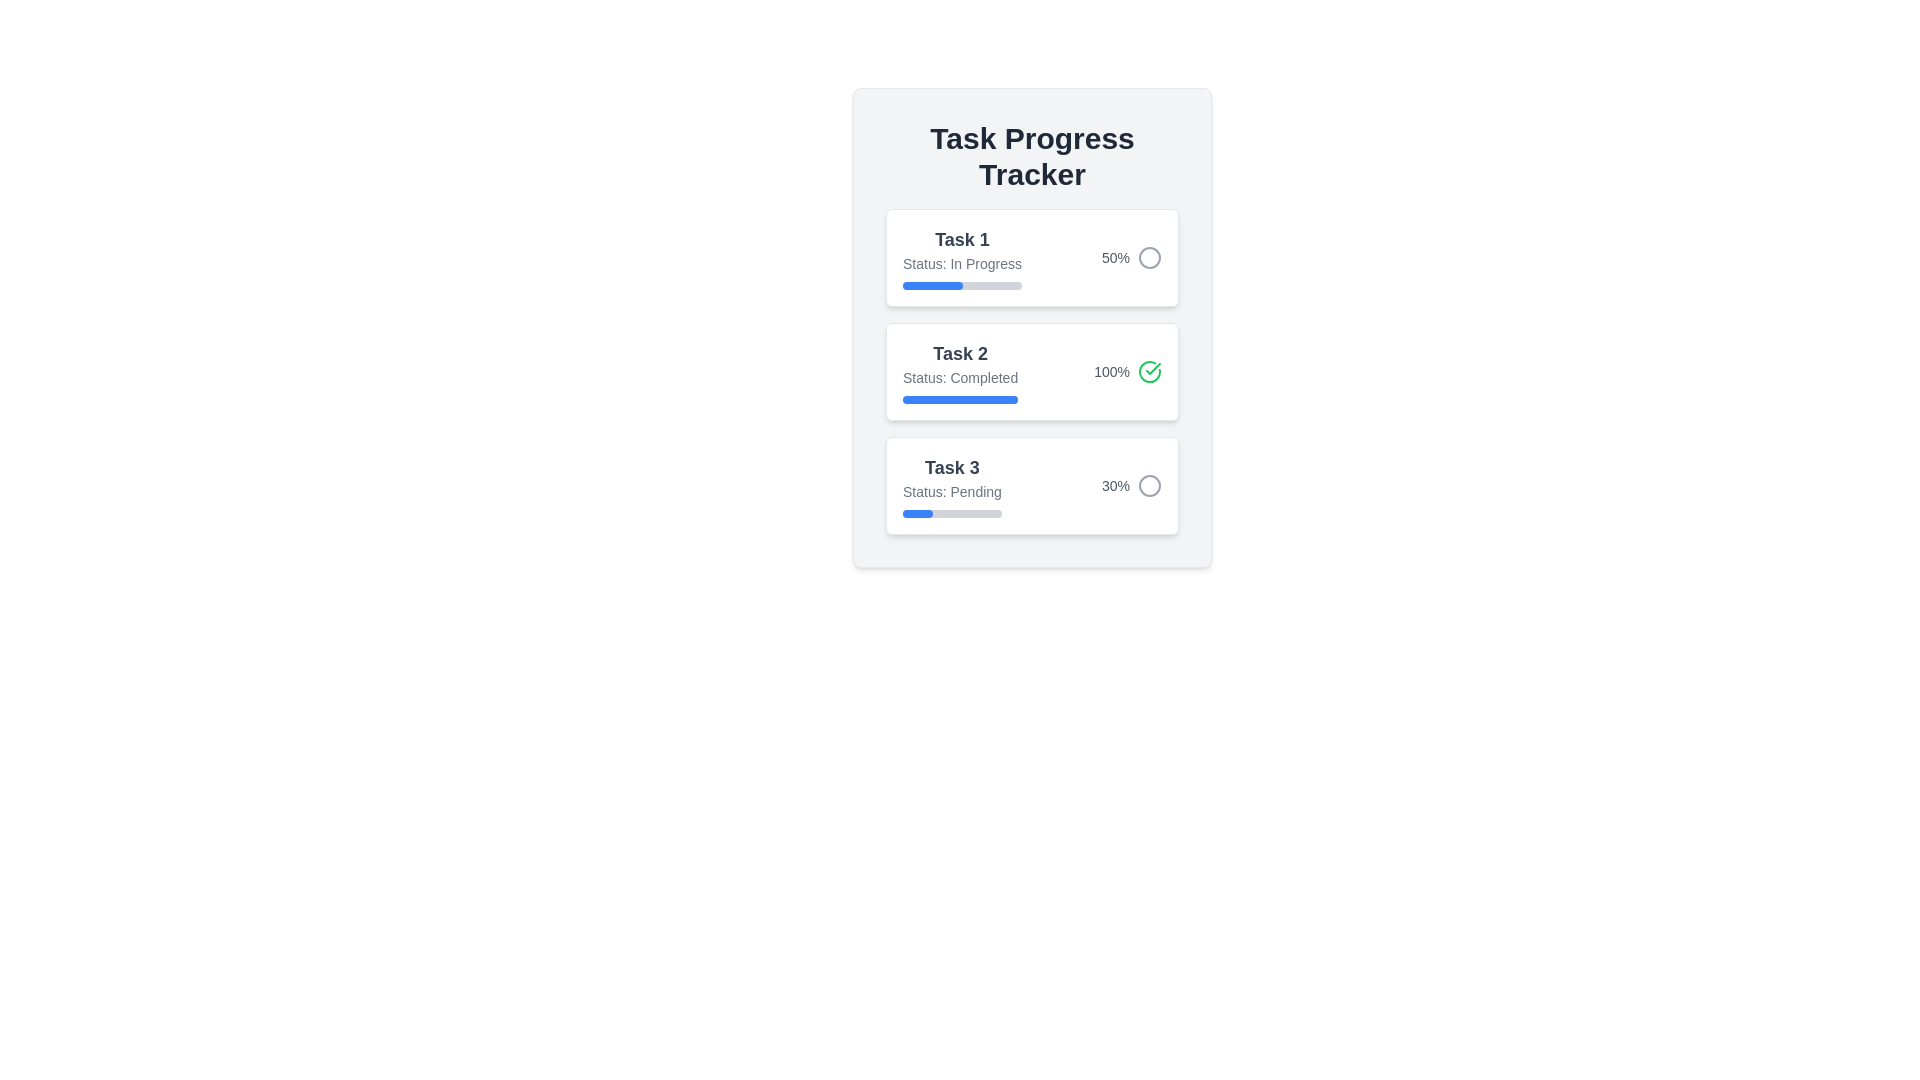 Image resolution: width=1920 pixels, height=1080 pixels. Describe the element at coordinates (1111, 371) in the screenshot. I see `the text component displaying '100%' located in the second task card ('Task 2'), positioned to the left of a green checkmark icon` at that location.